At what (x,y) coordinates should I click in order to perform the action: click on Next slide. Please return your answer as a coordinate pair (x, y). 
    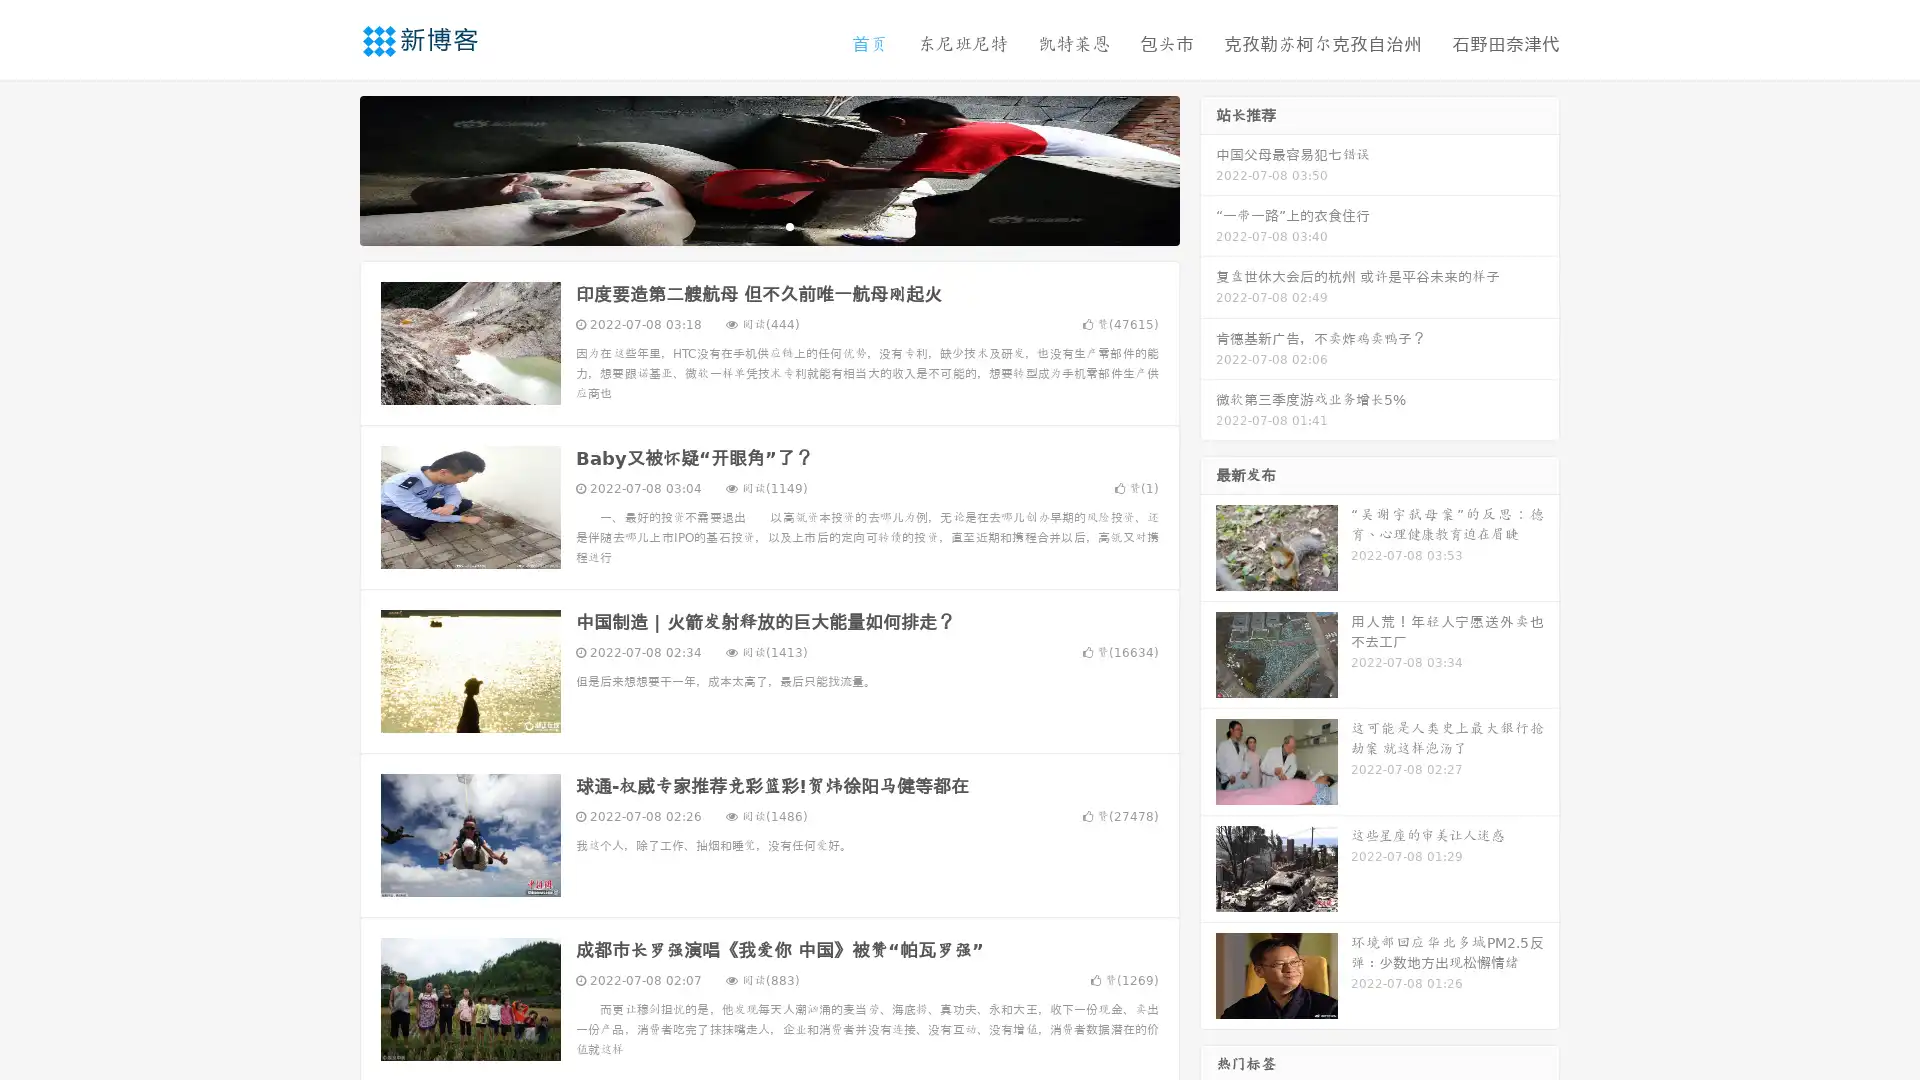
    Looking at the image, I should click on (1208, 168).